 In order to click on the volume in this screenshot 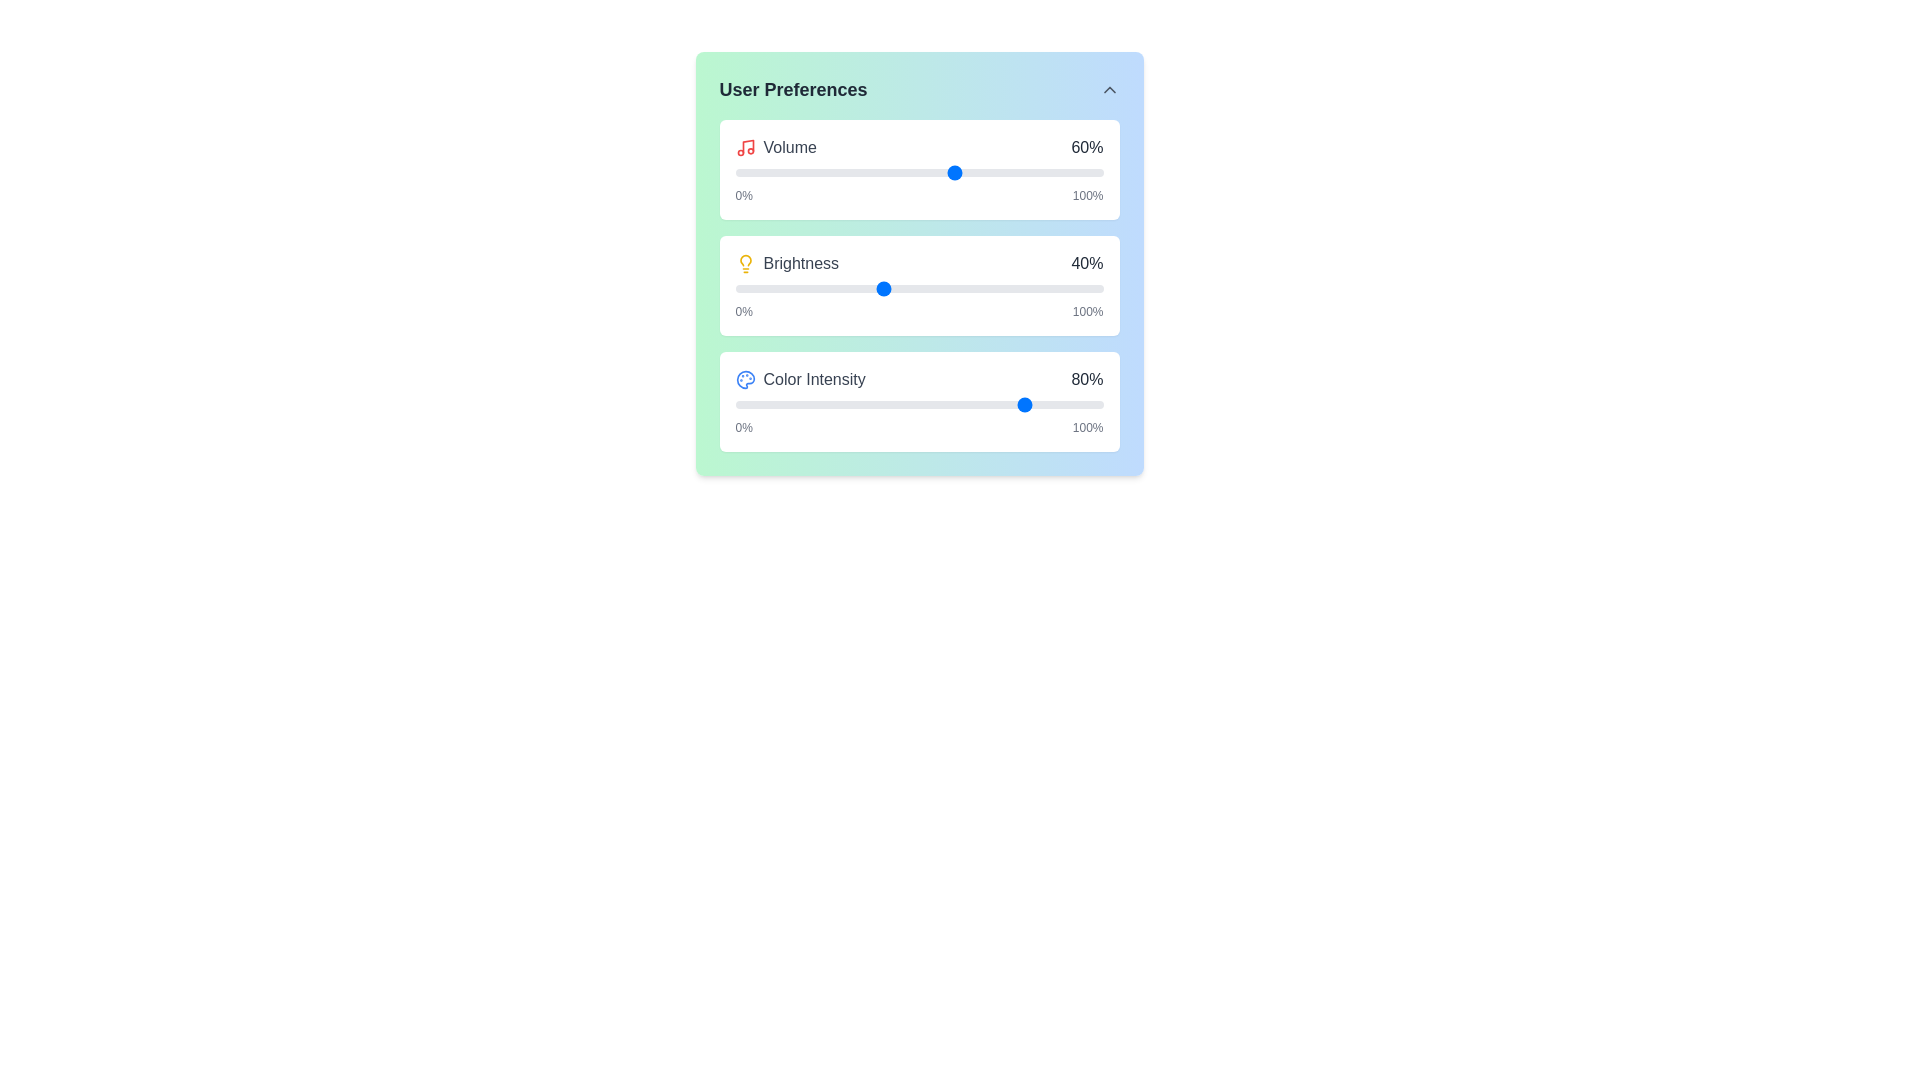, I will do `click(823, 172)`.